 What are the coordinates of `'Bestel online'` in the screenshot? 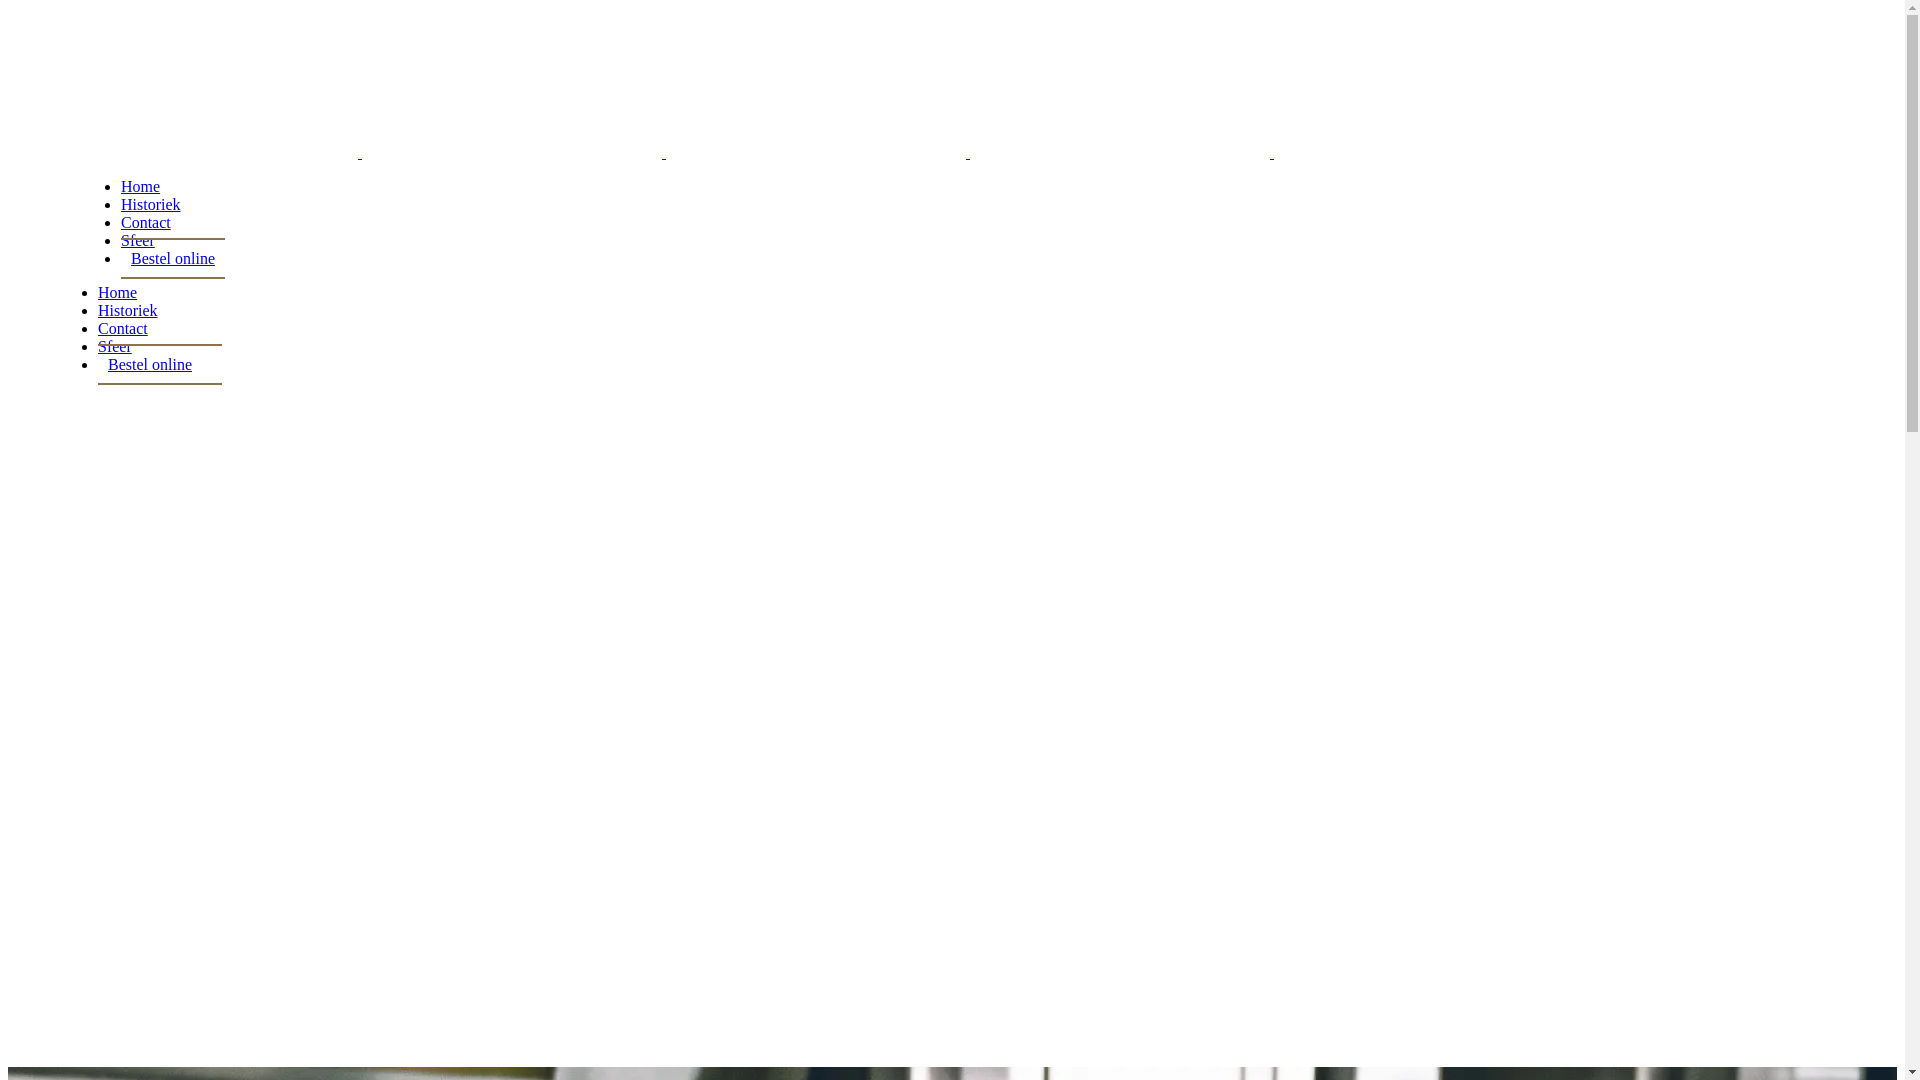 It's located at (148, 364).